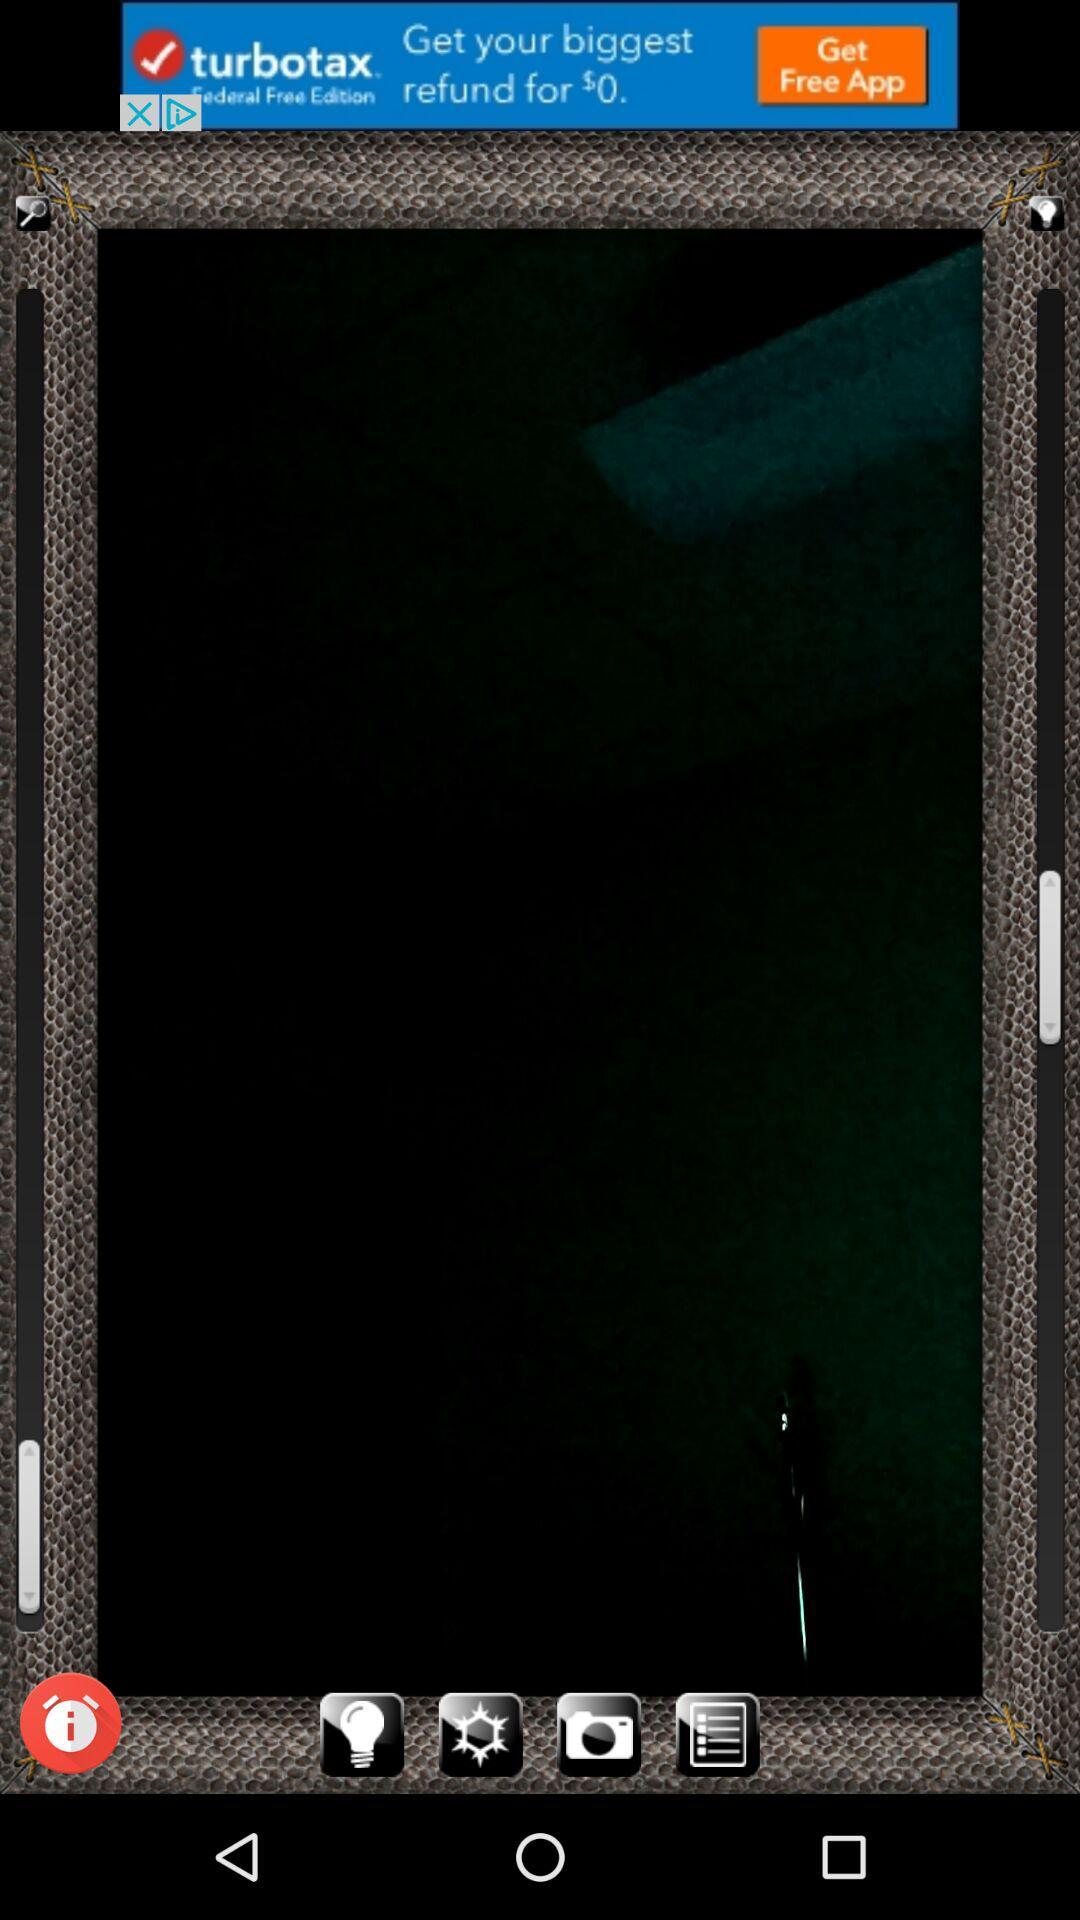 This screenshot has height=1920, width=1080. Describe the element at coordinates (480, 1733) in the screenshot. I see `filter` at that location.